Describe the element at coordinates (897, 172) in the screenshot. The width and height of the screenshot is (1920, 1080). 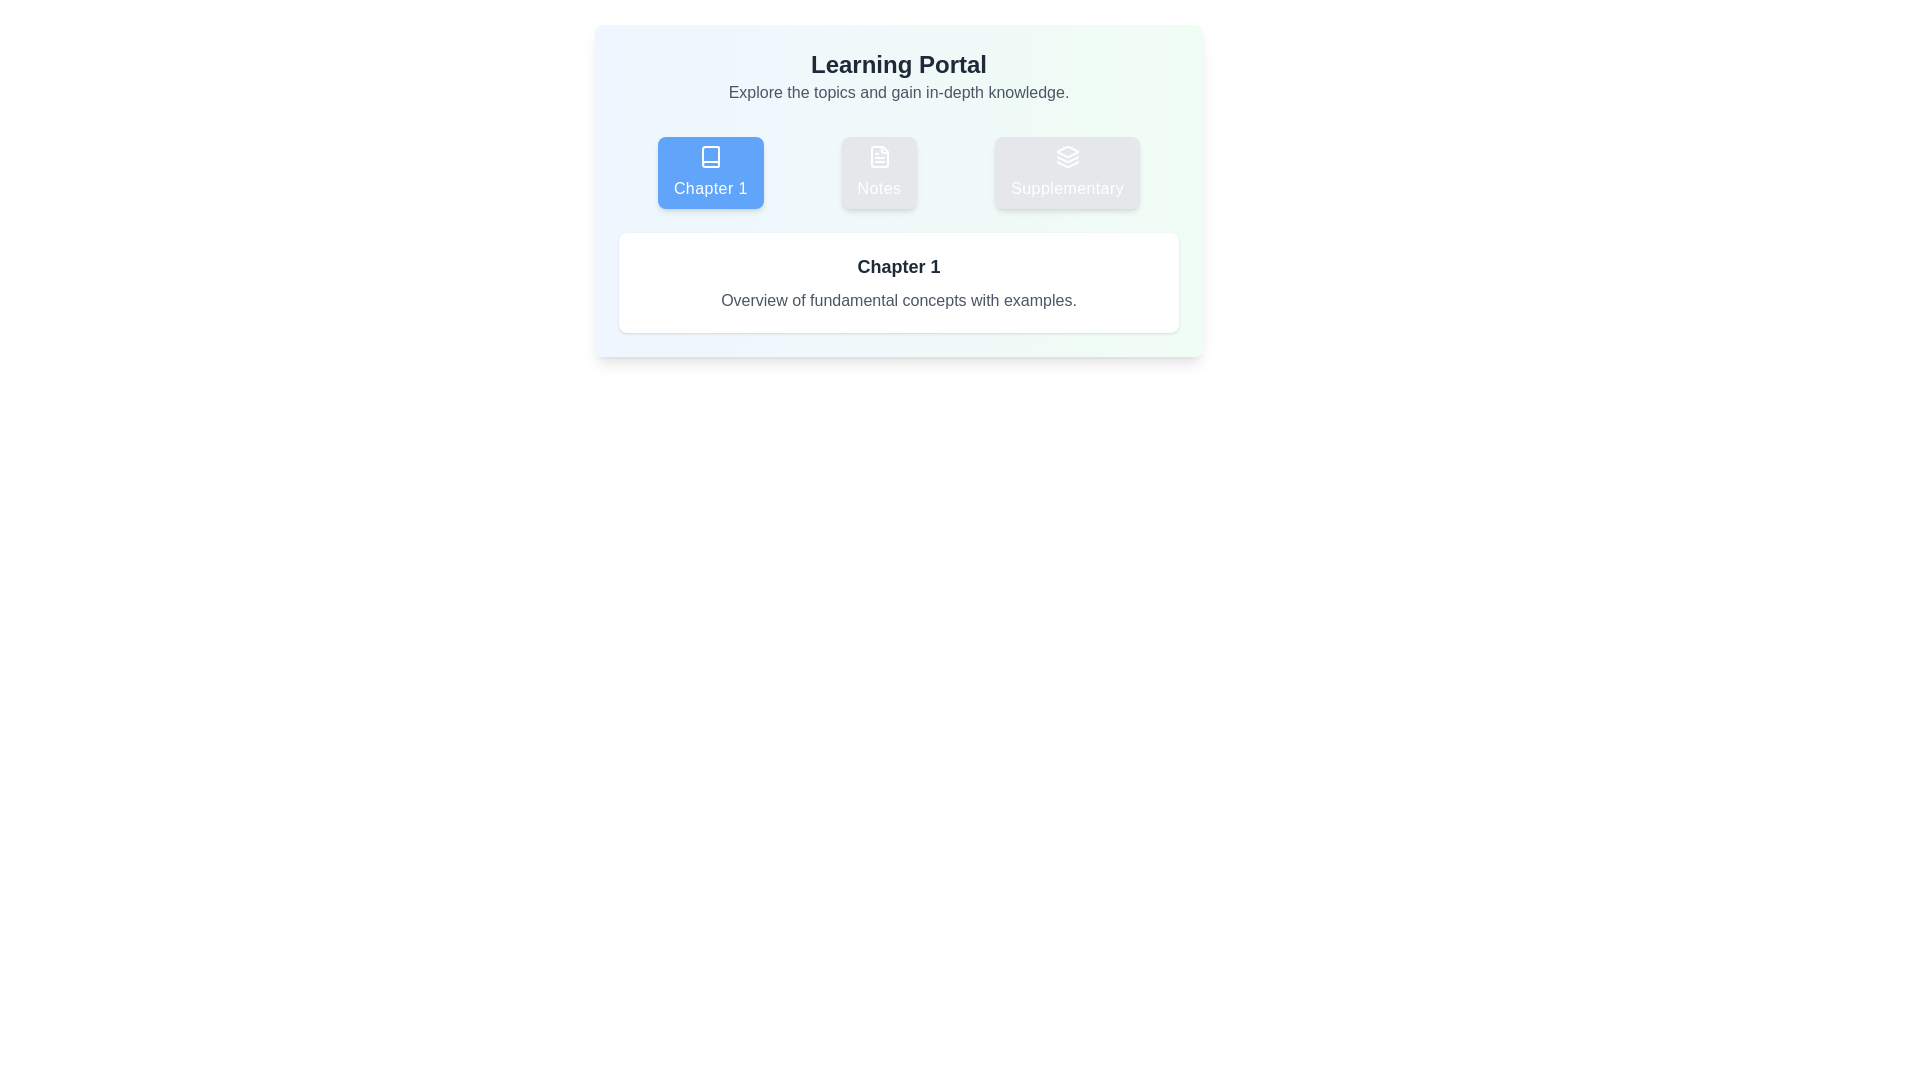
I see `the 'Notes' button positioned between the 'Chapter 1' button and the 'Supplementary' button` at that location.